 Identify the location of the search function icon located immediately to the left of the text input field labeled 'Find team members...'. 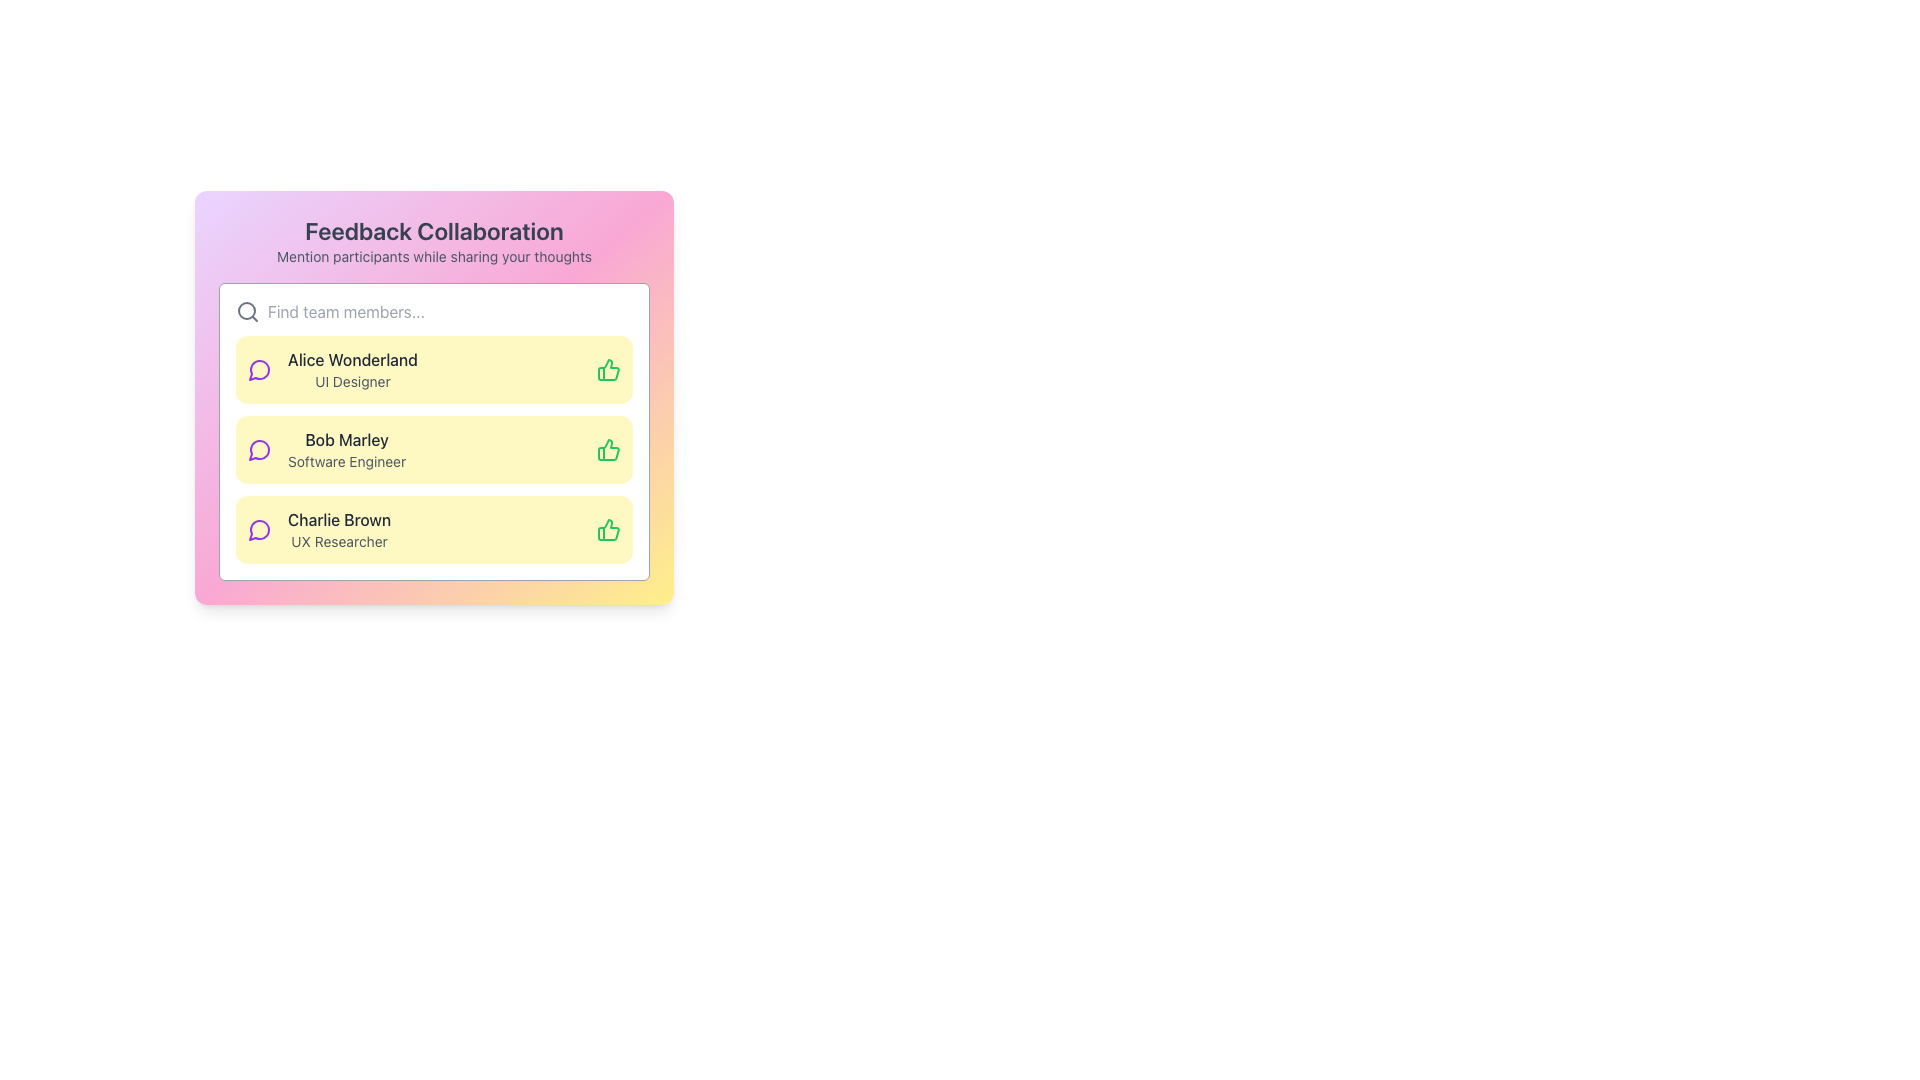
(247, 312).